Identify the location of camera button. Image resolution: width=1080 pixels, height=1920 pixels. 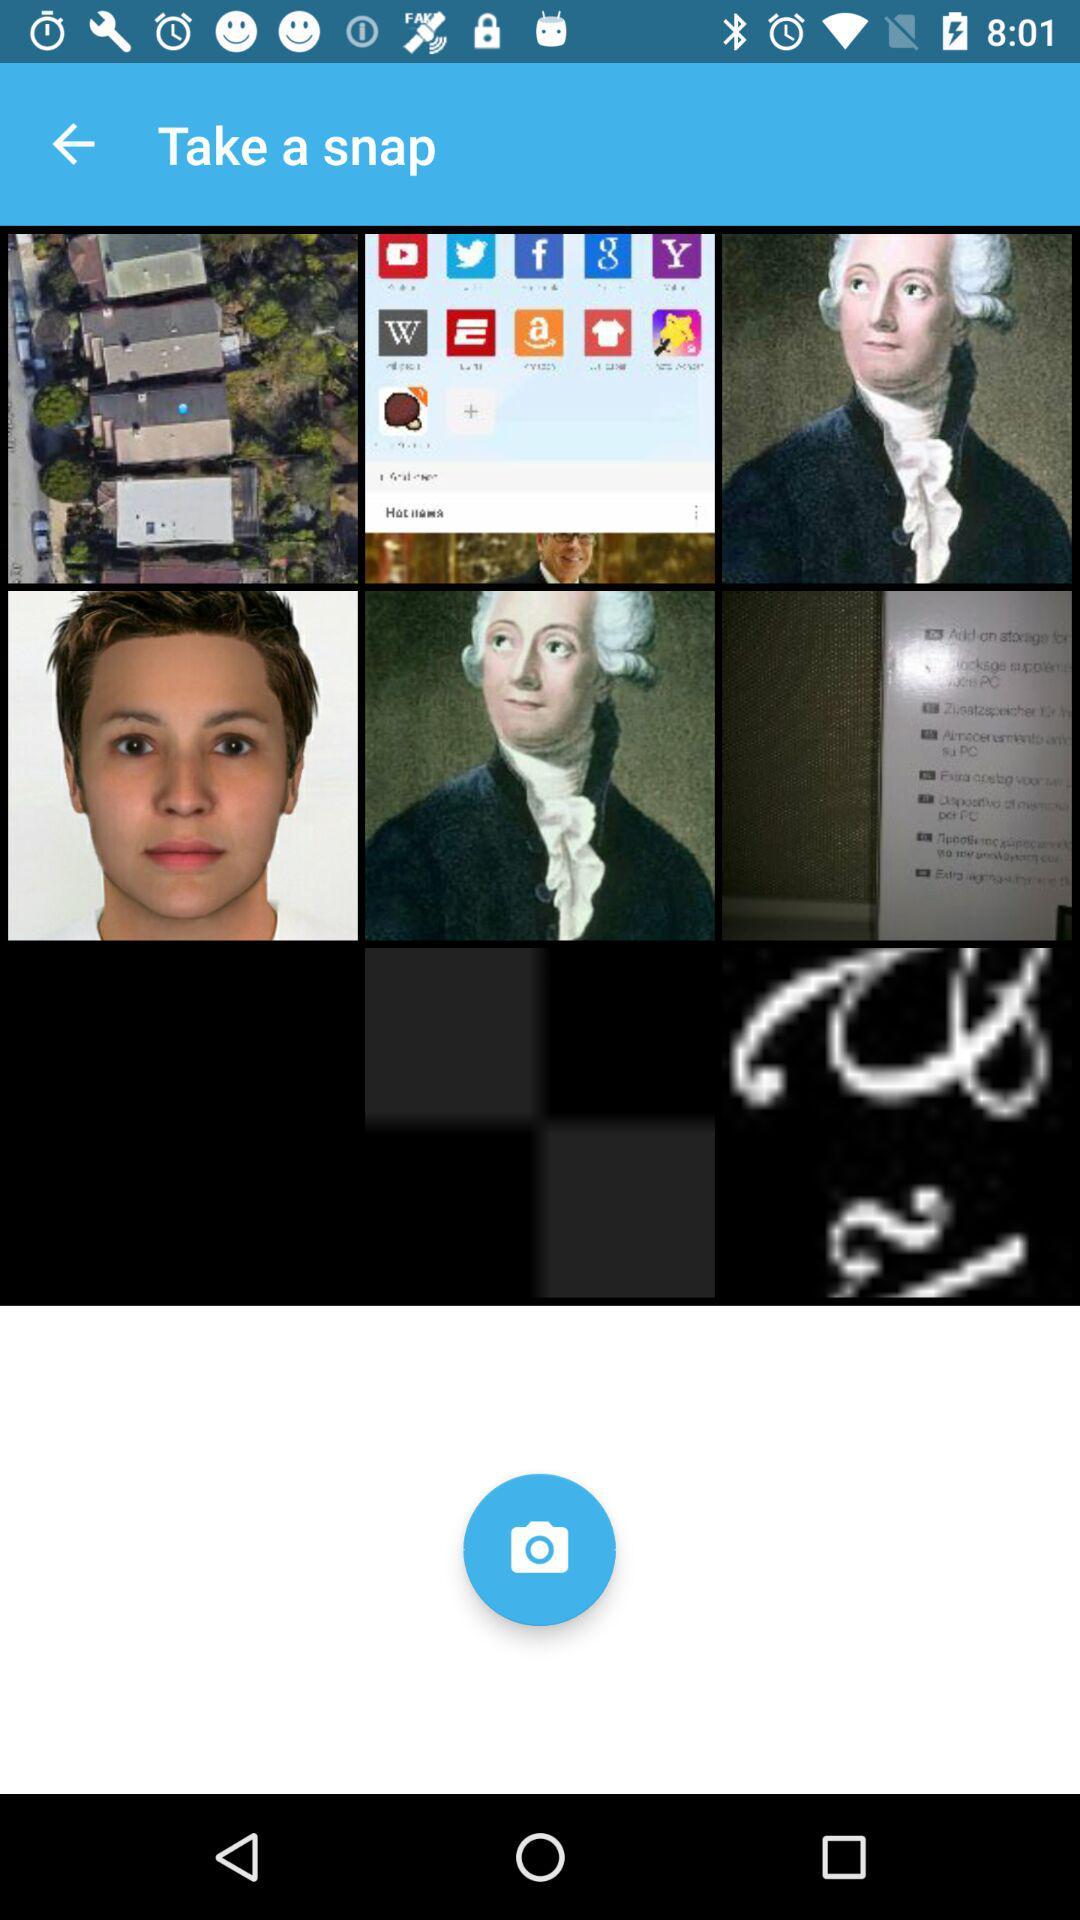
(538, 1548).